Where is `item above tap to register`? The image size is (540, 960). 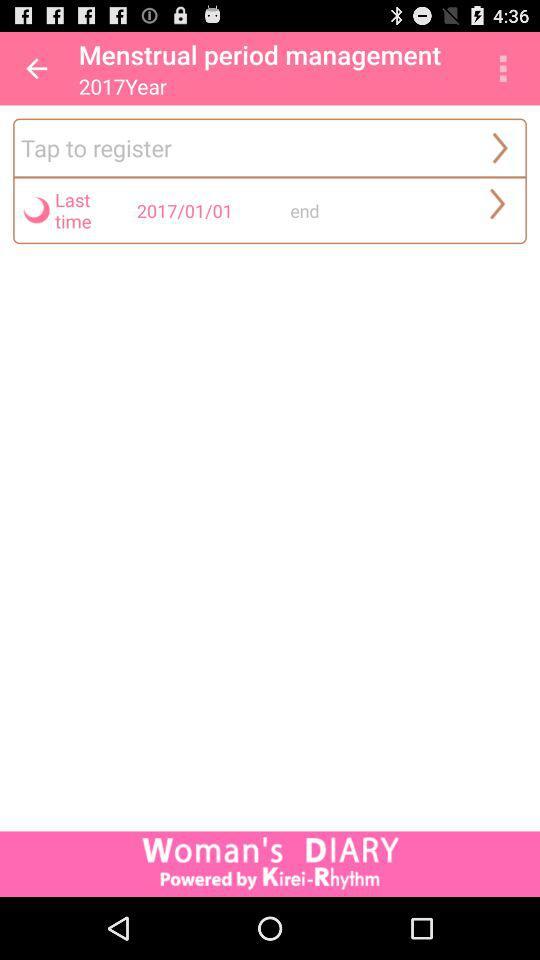
item above tap to register is located at coordinates (36, 68).